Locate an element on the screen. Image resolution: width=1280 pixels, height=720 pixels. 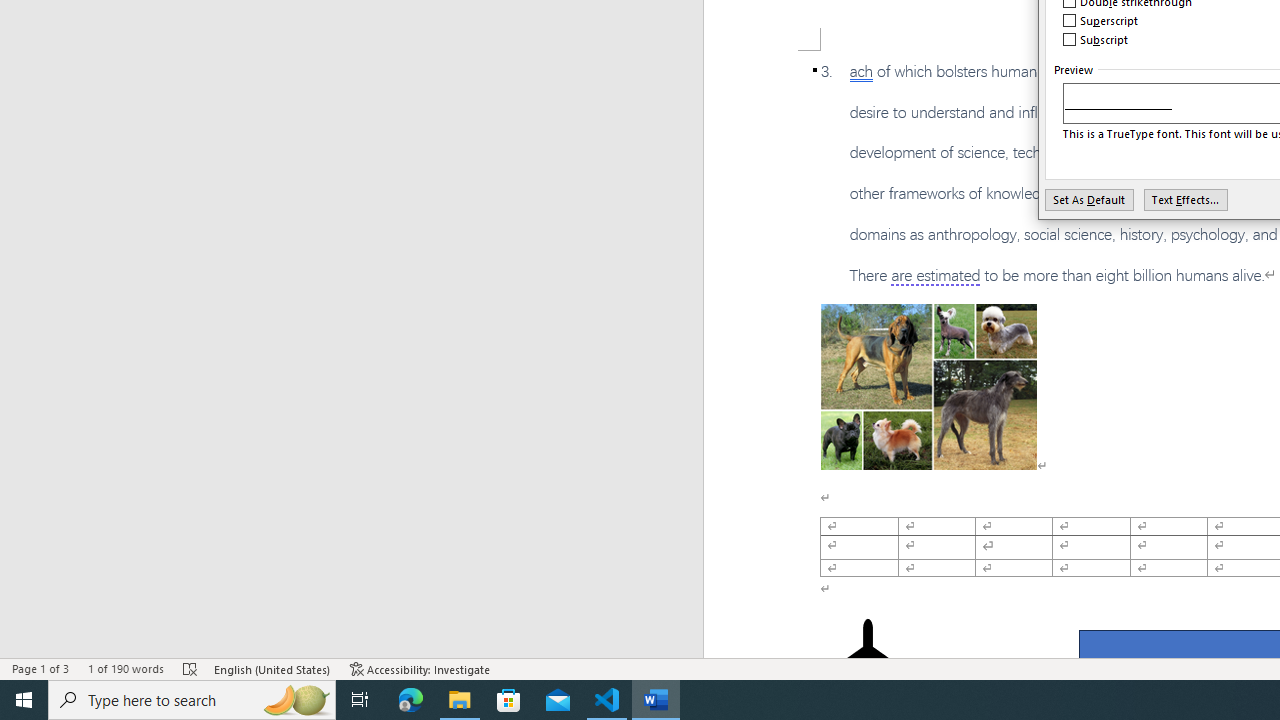
'Accessibility Checker Accessibility: Investigate' is located at coordinates (419, 669).